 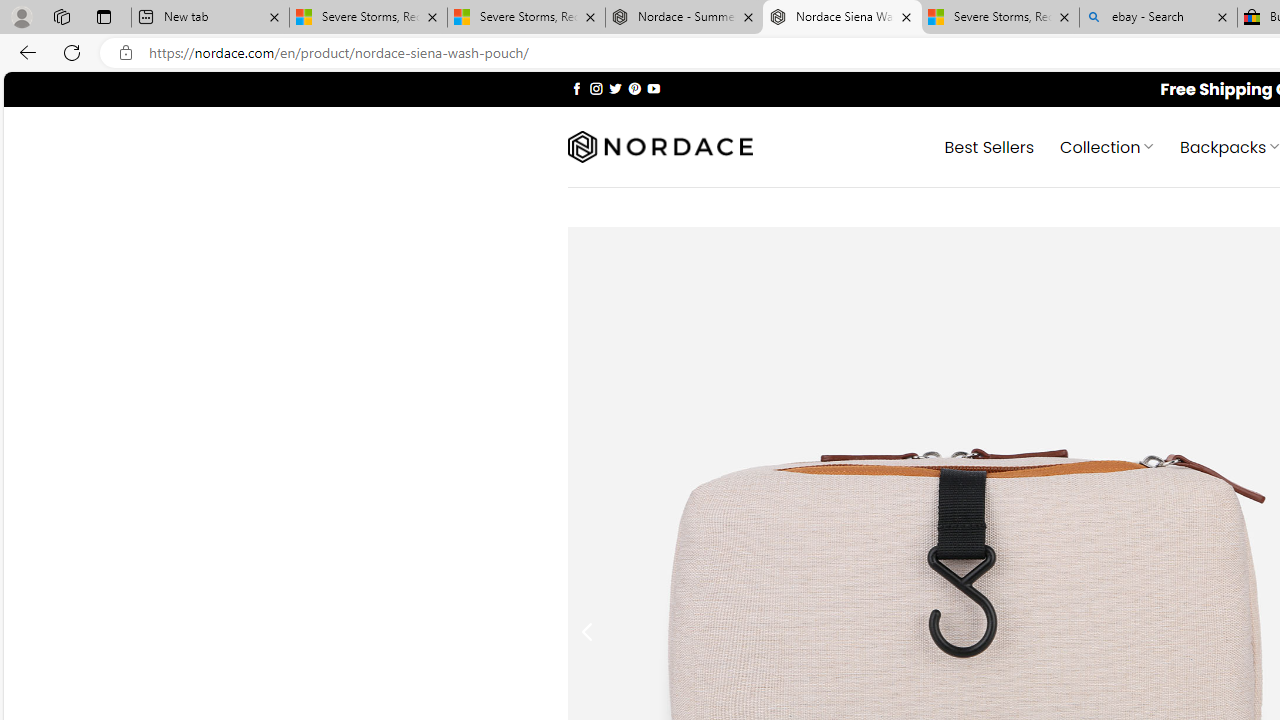 What do you see at coordinates (842, 17) in the screenshot?
I see `'Nordace Siena Wash Pouch'` at bounding box center [842, 17].